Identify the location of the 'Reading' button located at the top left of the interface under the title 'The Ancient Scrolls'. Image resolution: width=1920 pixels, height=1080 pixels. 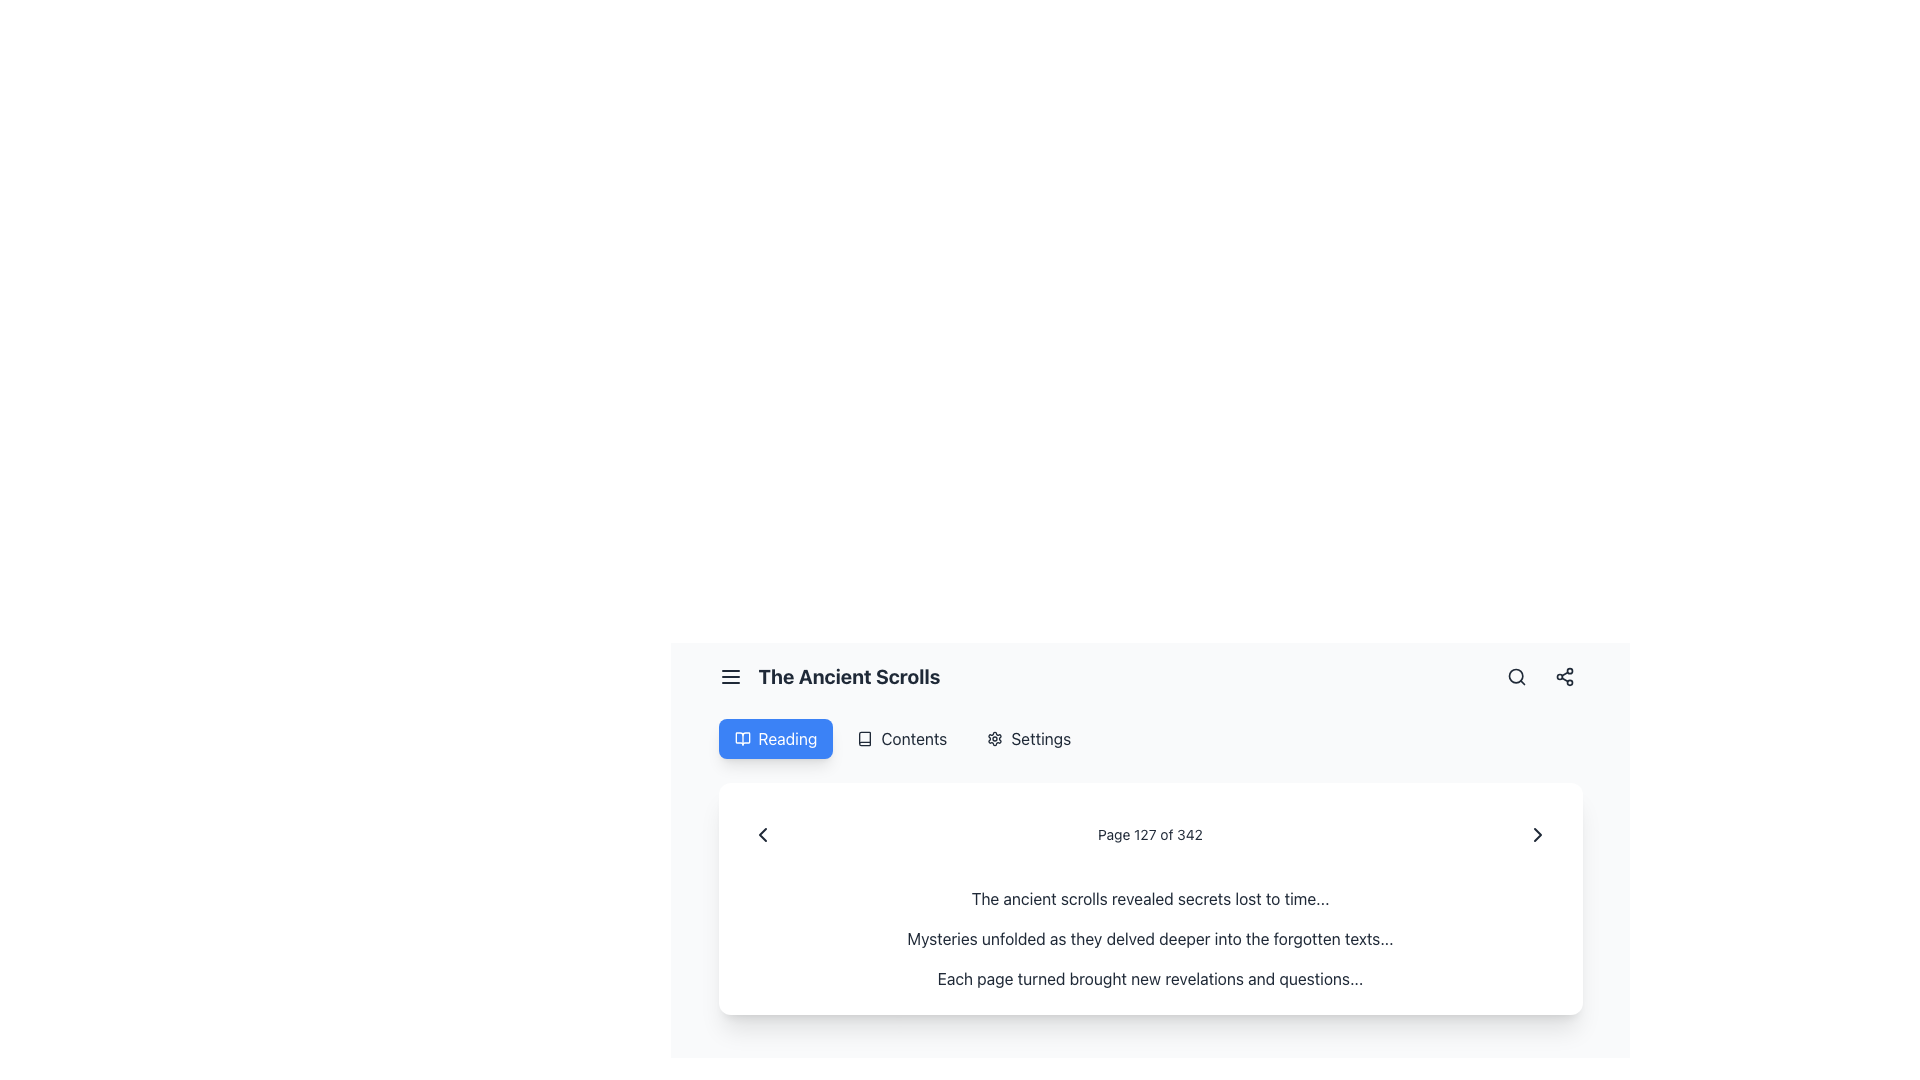
(774, 739).